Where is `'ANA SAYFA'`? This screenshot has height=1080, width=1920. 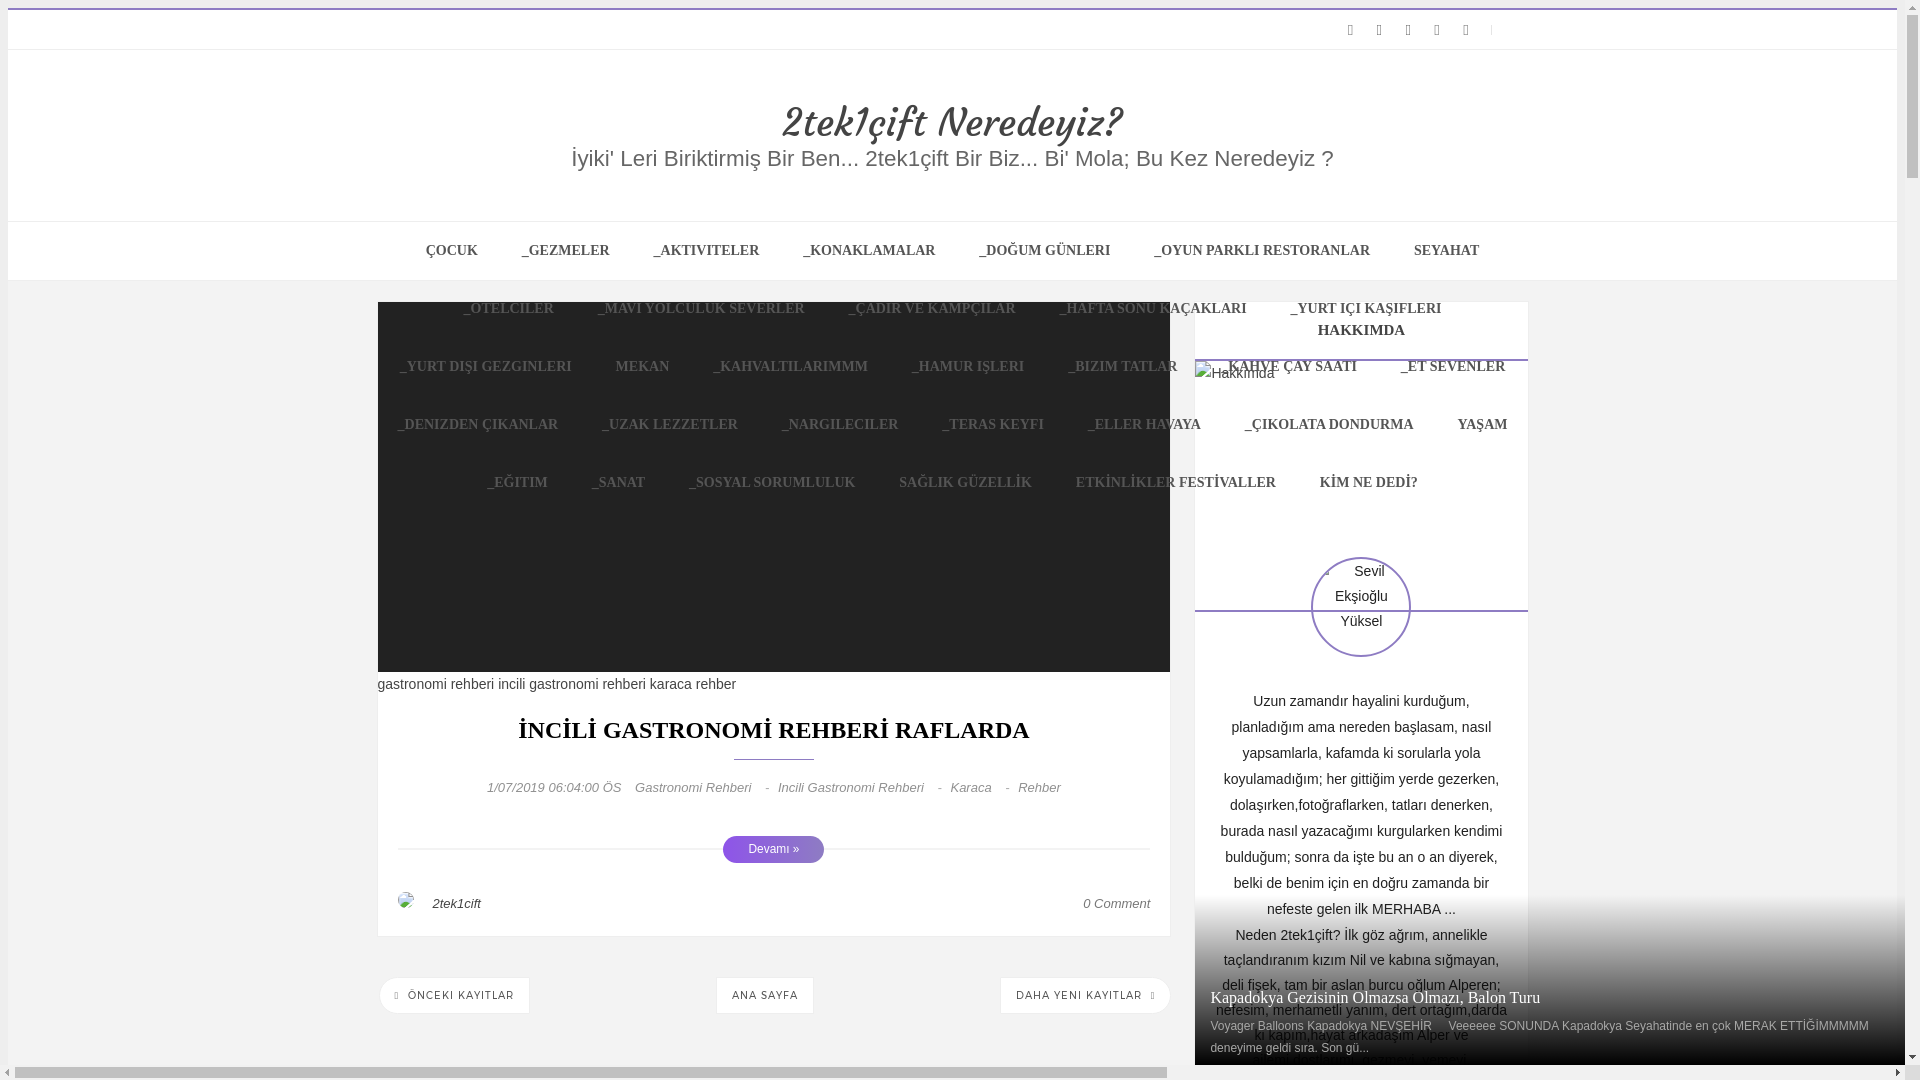
'ANA SAYFA' is located at coordinates (763, 995).